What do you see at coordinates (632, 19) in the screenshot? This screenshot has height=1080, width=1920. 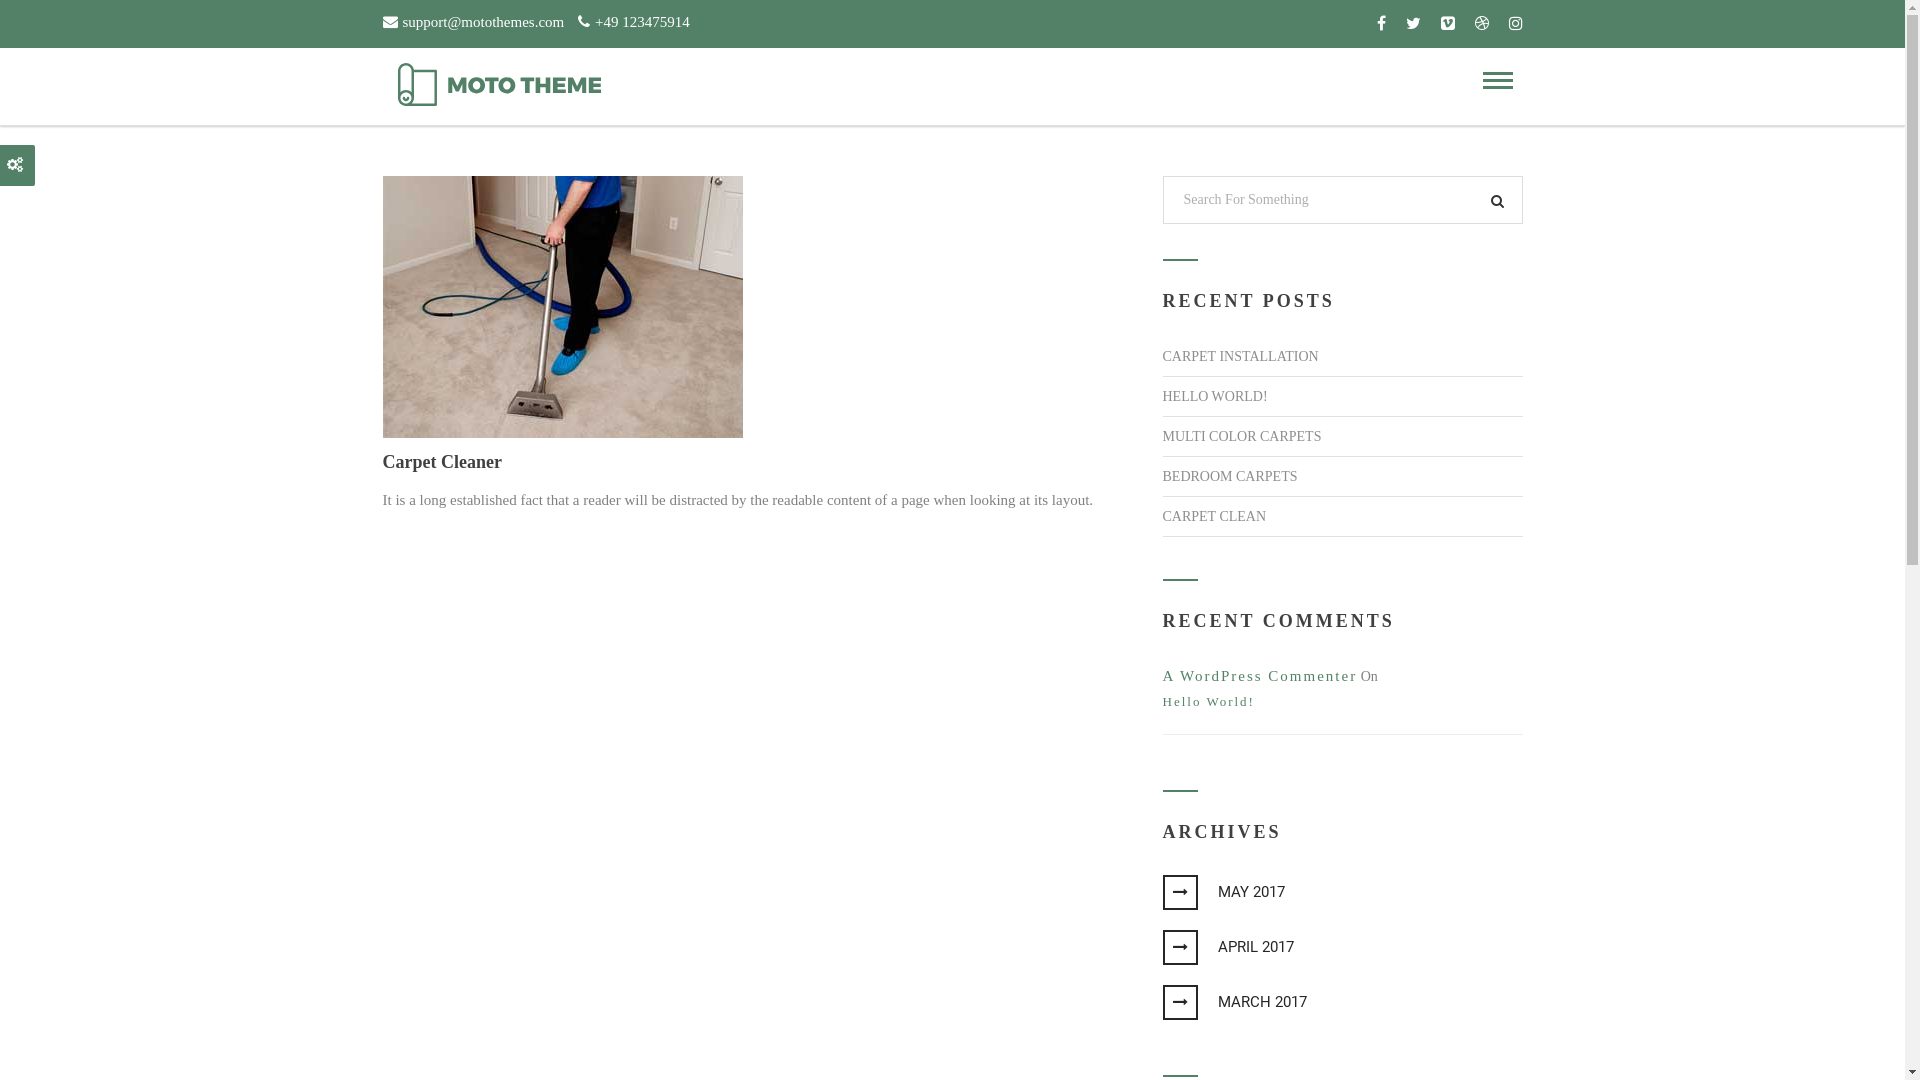 I see `'+49 123475914'` at bounding box center [632, 19].